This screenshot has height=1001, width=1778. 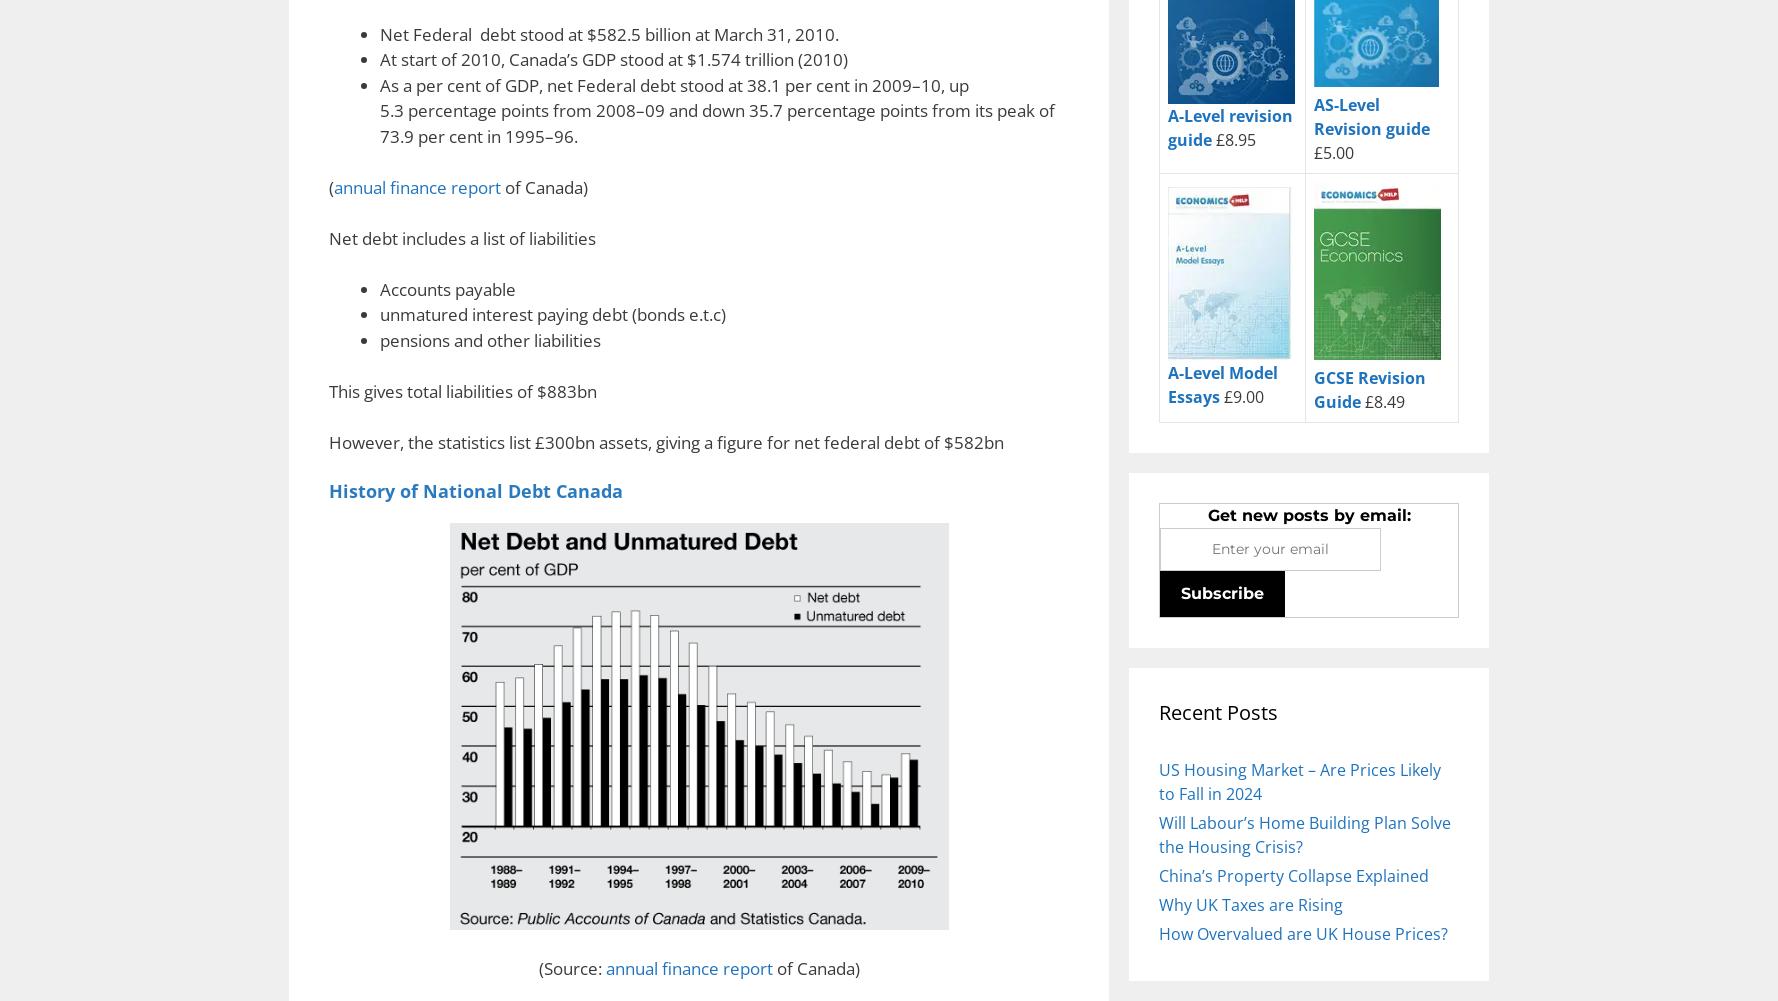 I want to click on 'As a per cent of GDP, net Federal debt stood at 38.1 per cent in 2009–10, up 5.3 percentage points from 2008–09 and down 35.7 percentage points from its peak of 73.9 per cent in 1995–96.', so click(x=716, y=109).